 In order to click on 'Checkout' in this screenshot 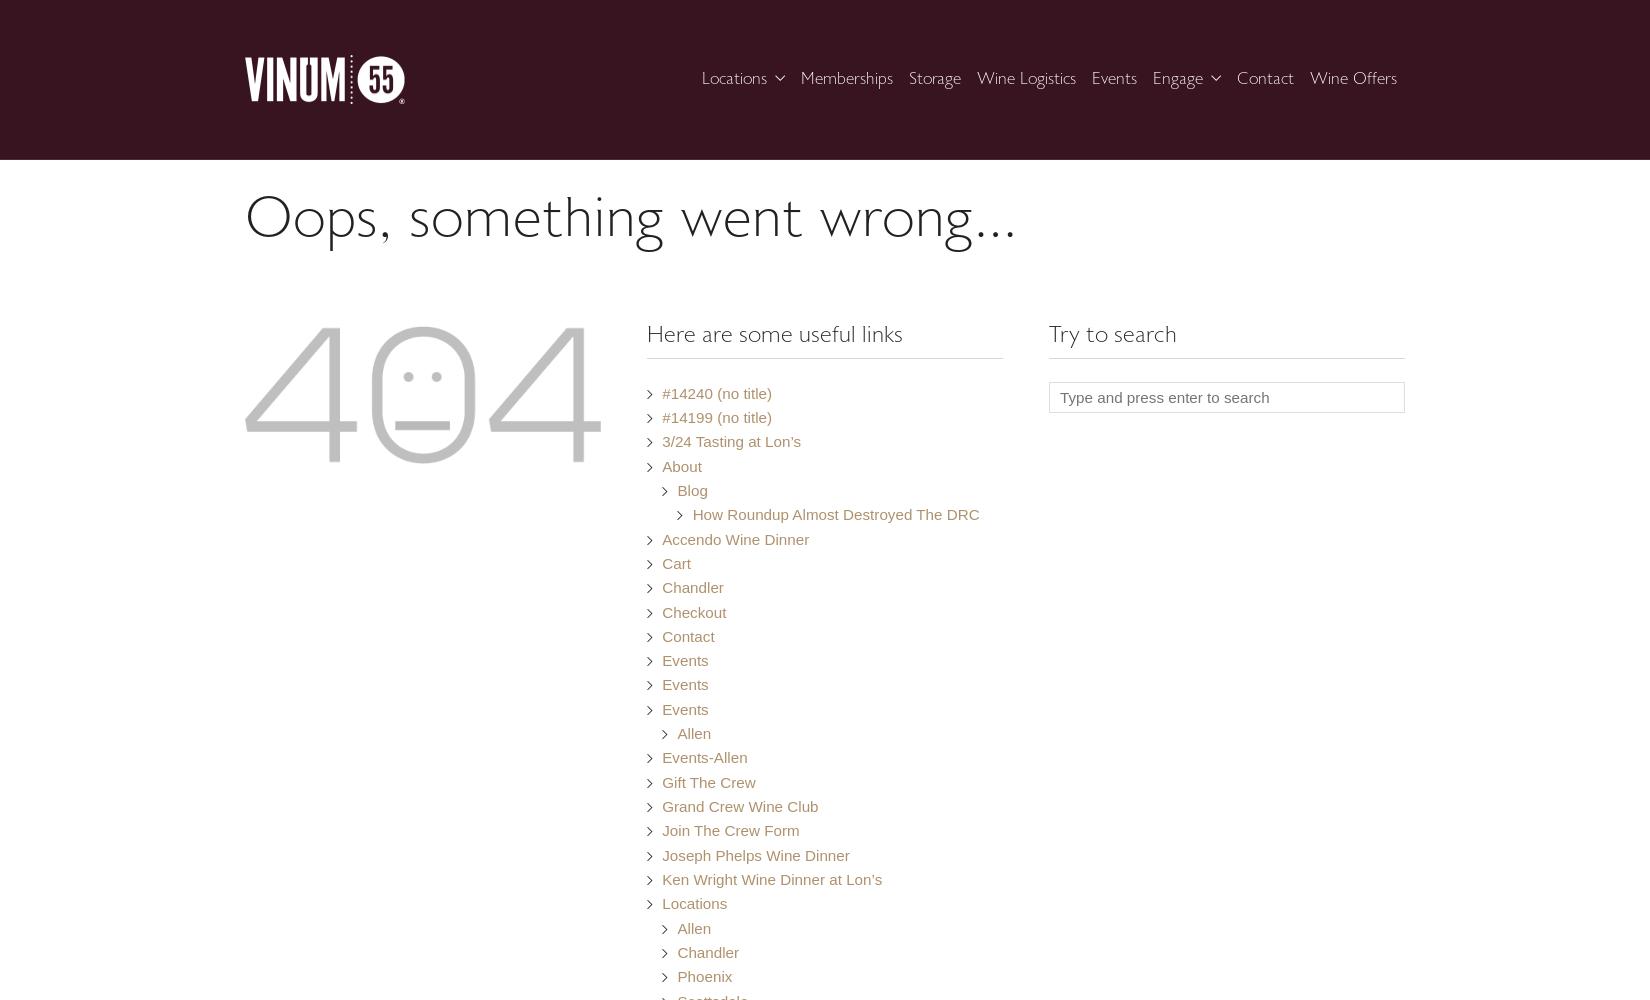, I will do `click(660, 610)`.